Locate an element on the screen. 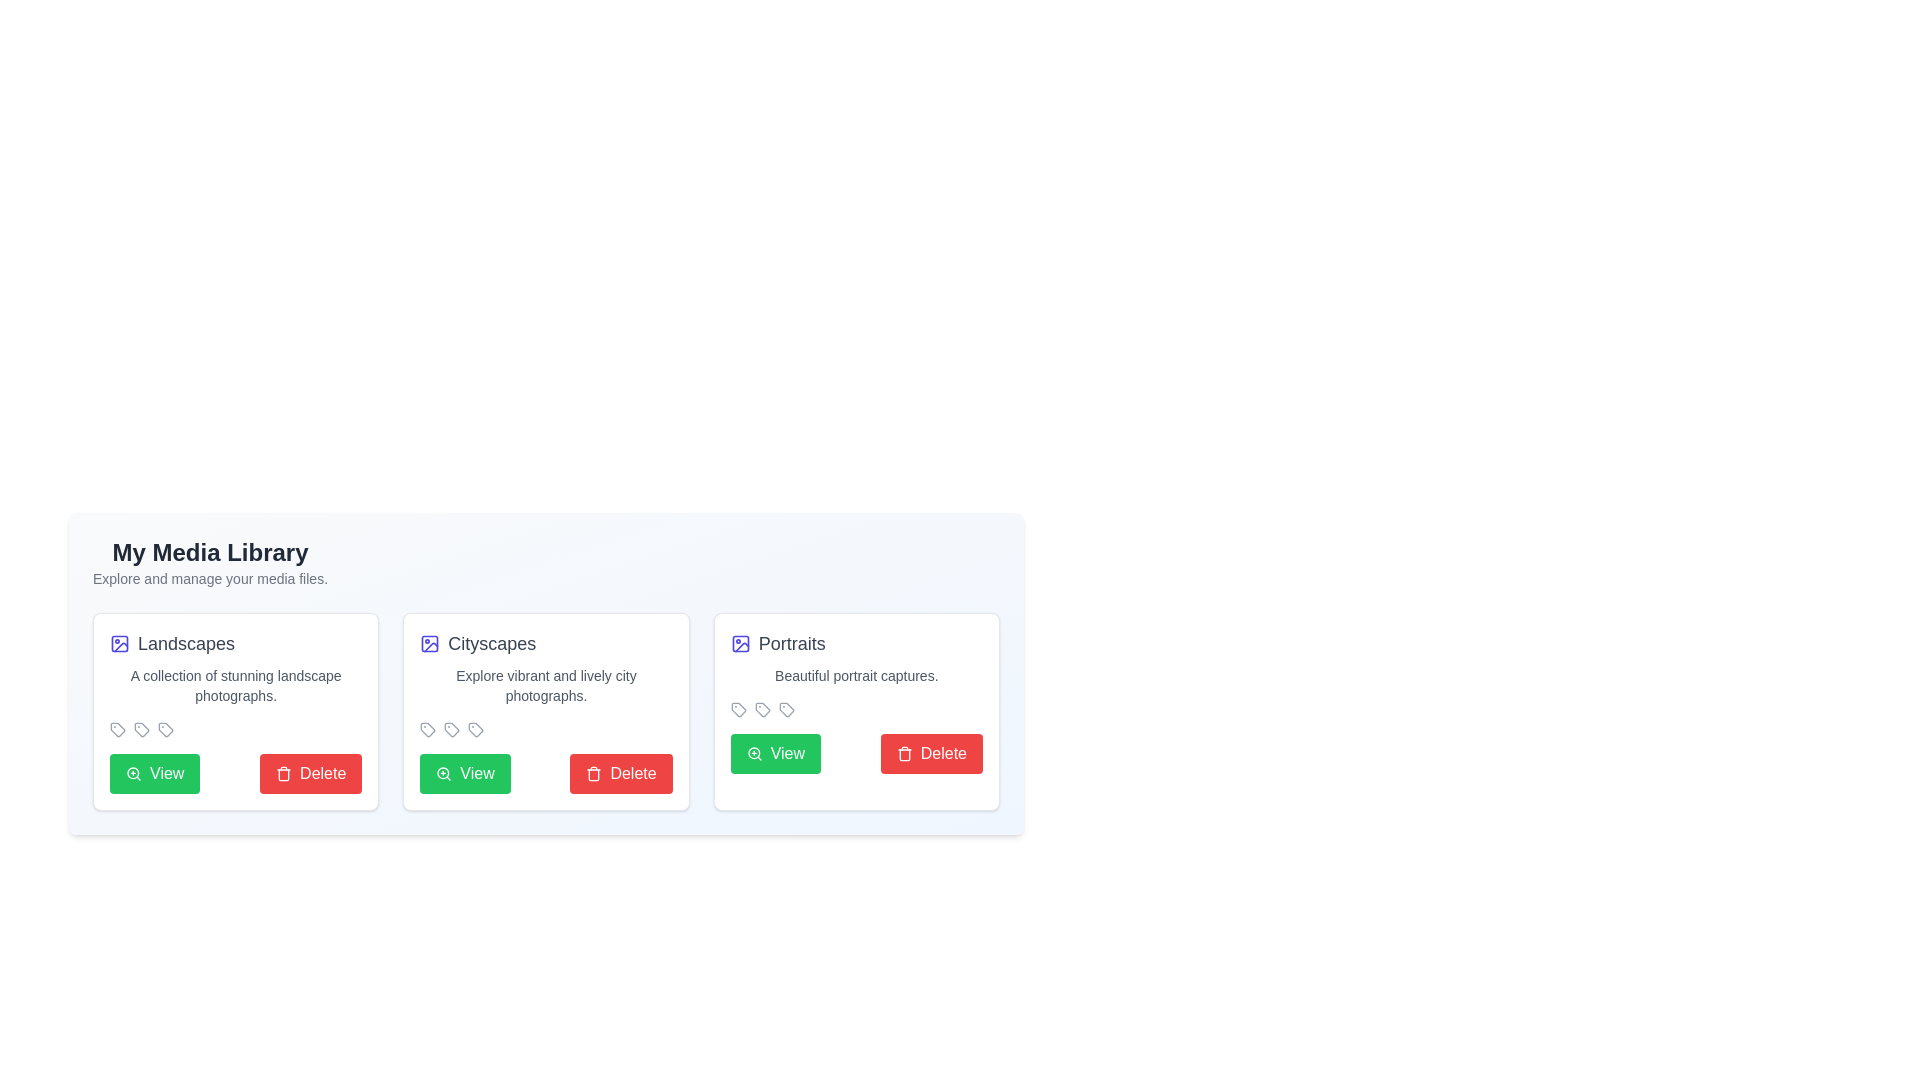 The image size is (1920, 1080). the tagging feature icon for the 'Cityscapes' card, which is the third icon in the bottom row of tag icons in the media library section is located at coordinates (475, 729).